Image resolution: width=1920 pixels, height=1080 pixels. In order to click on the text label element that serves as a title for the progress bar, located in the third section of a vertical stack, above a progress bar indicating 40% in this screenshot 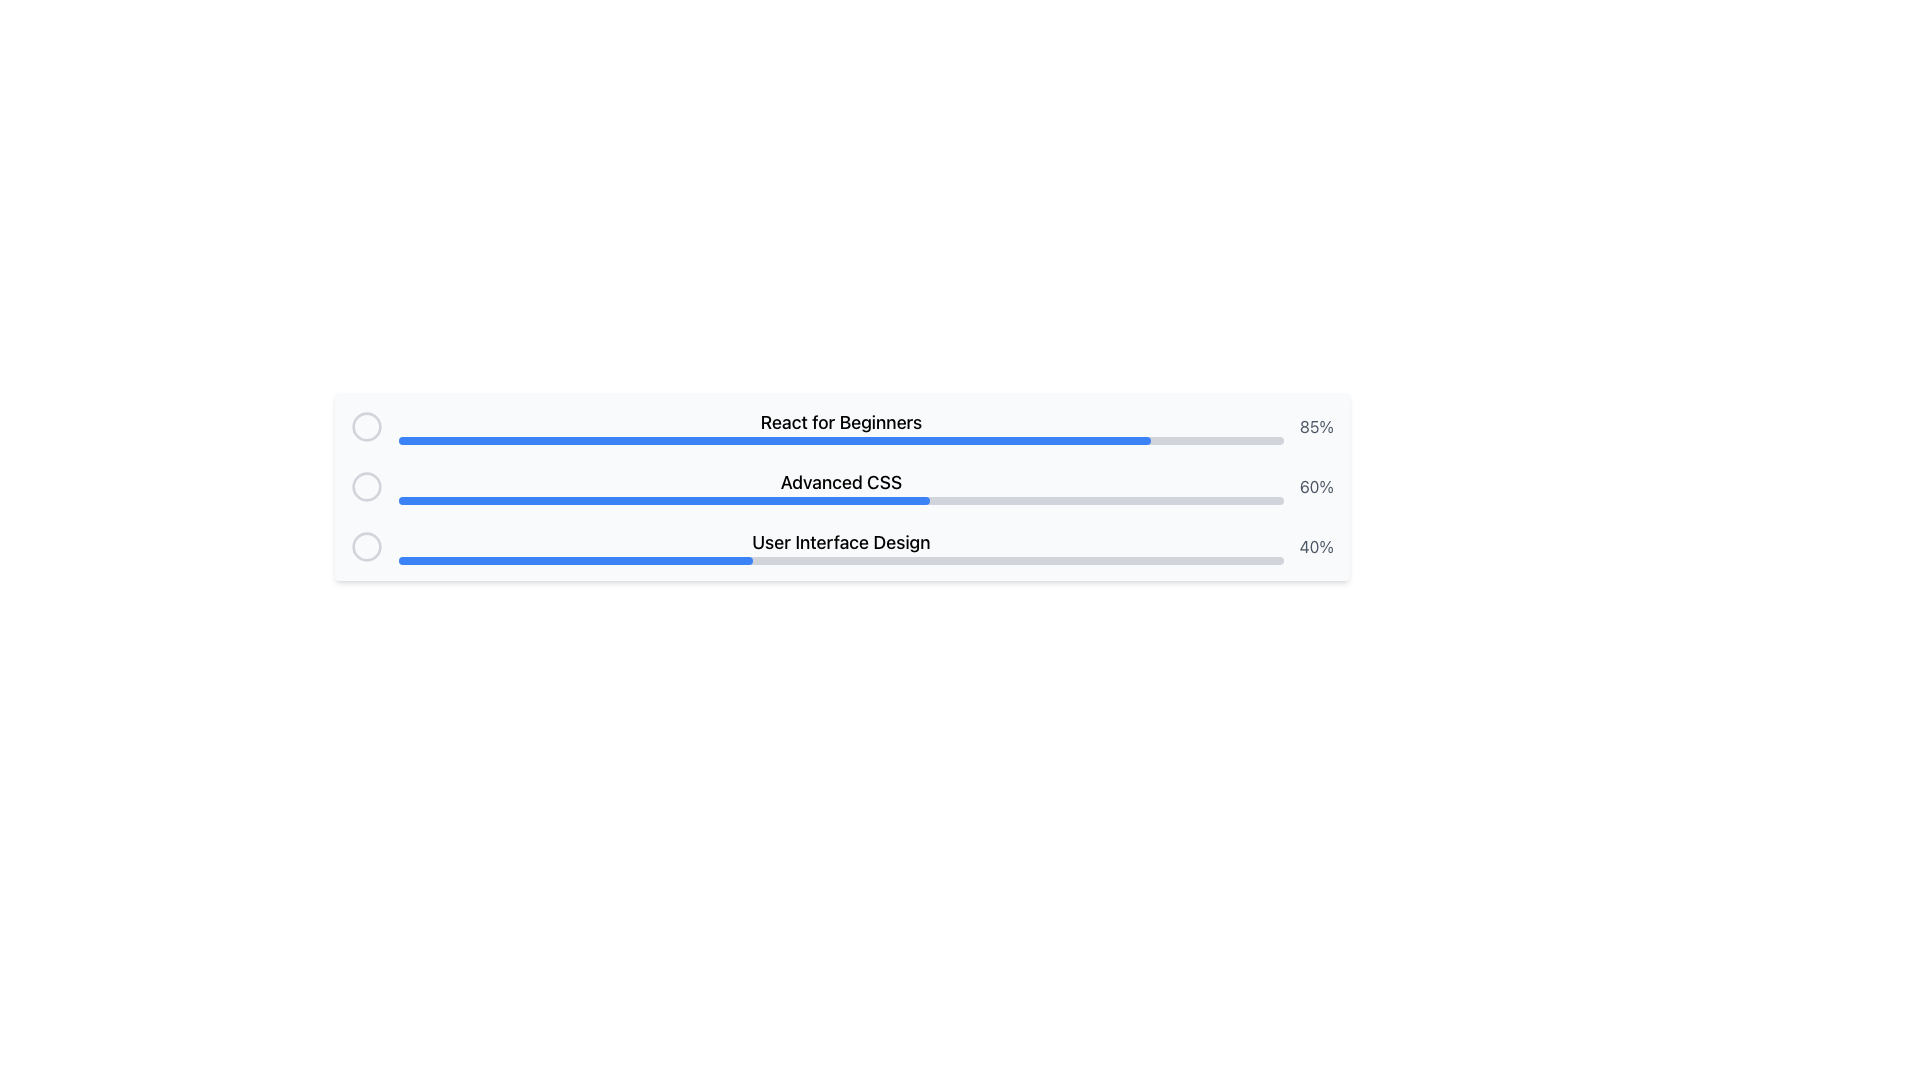, I will do `click(841, 543)`.